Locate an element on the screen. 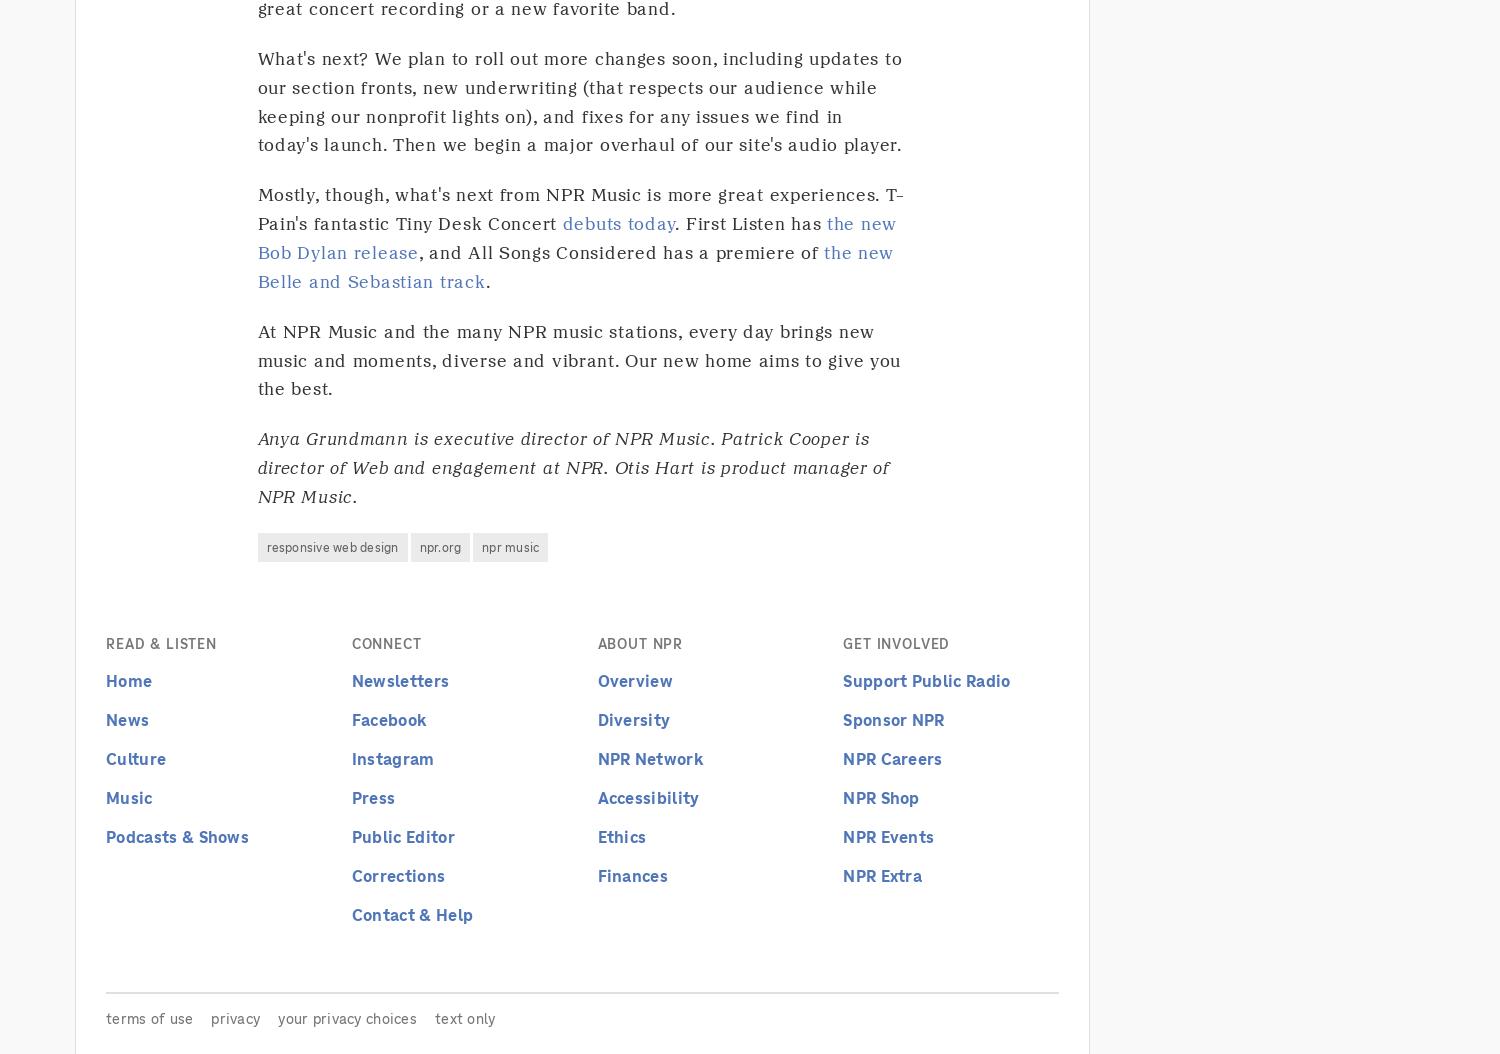 The width and height of the screenshot is (1500, 1054). '.' is located at coordinates (486, 279).